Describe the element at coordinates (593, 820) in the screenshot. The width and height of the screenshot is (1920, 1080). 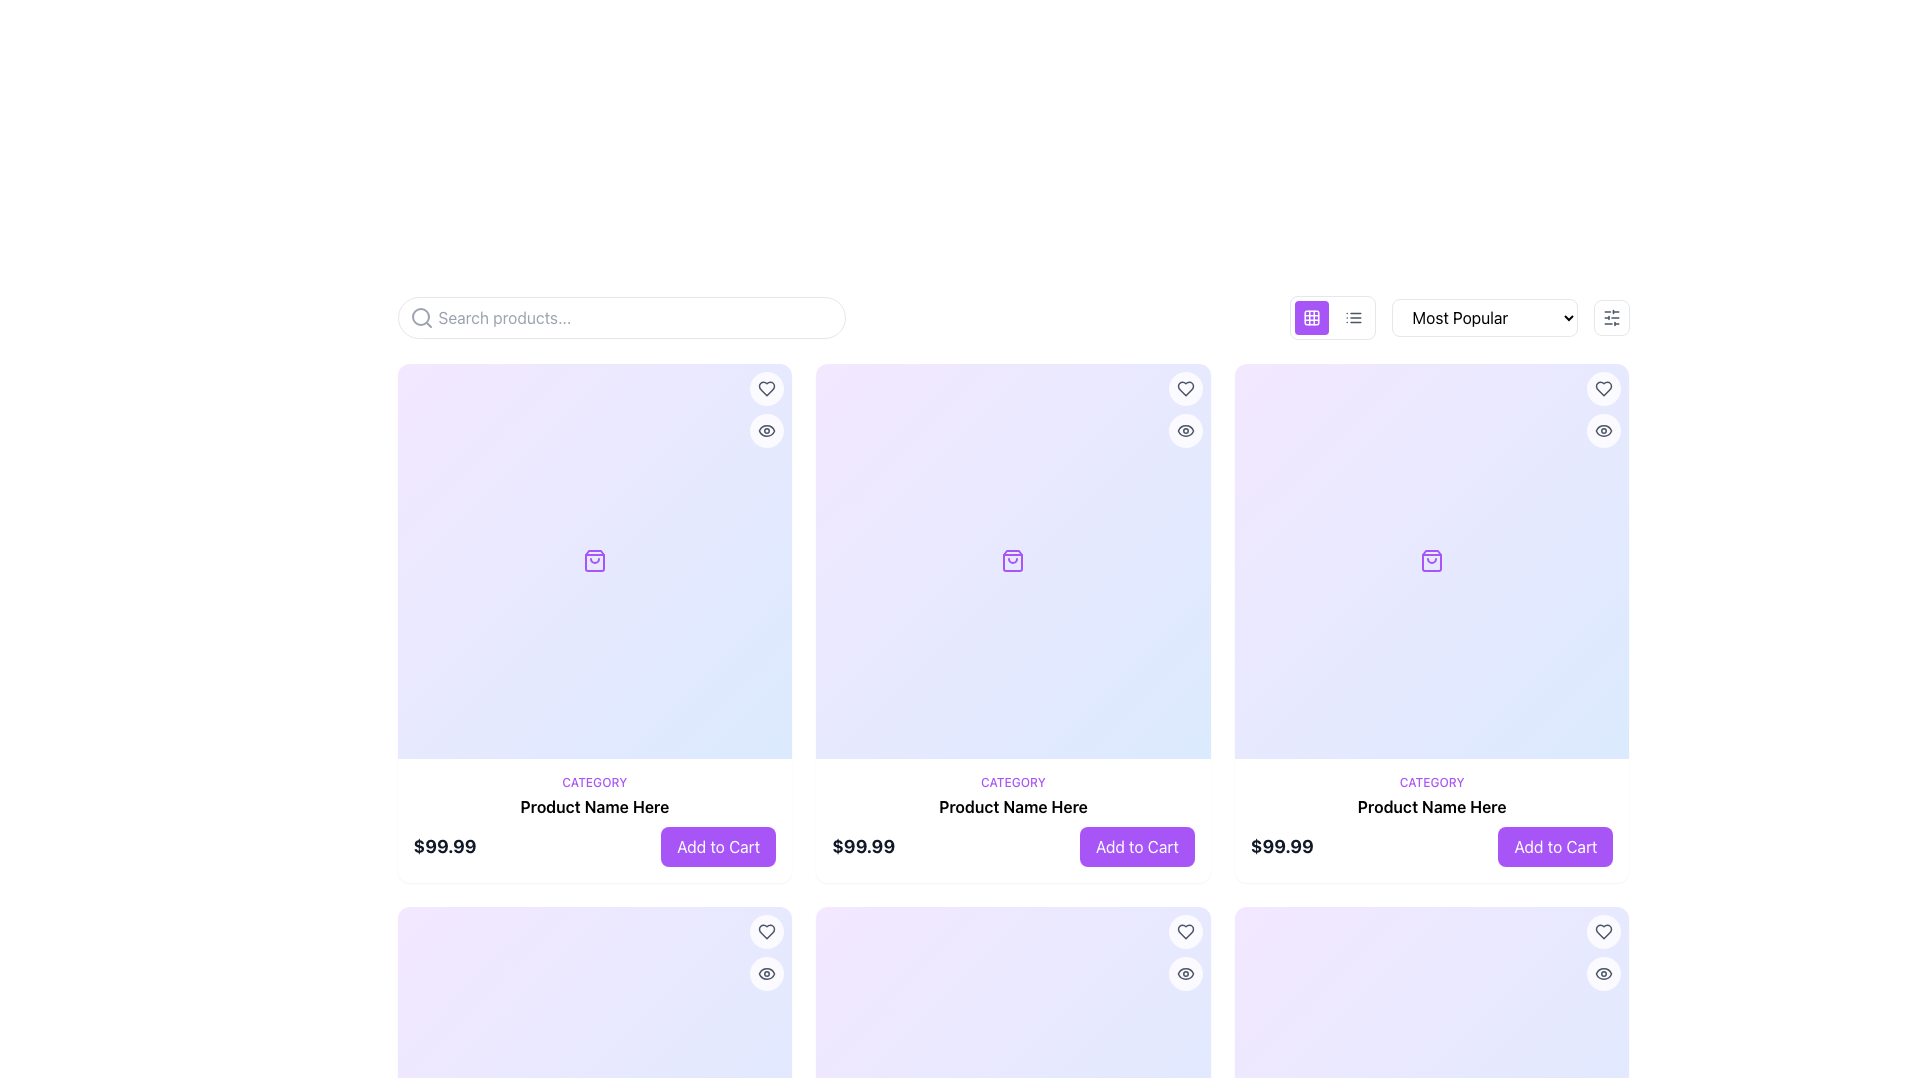
I see `product information from the card section which includes the category label, product name, and price, located at the bottom of the leftmost card in the row` at that location.